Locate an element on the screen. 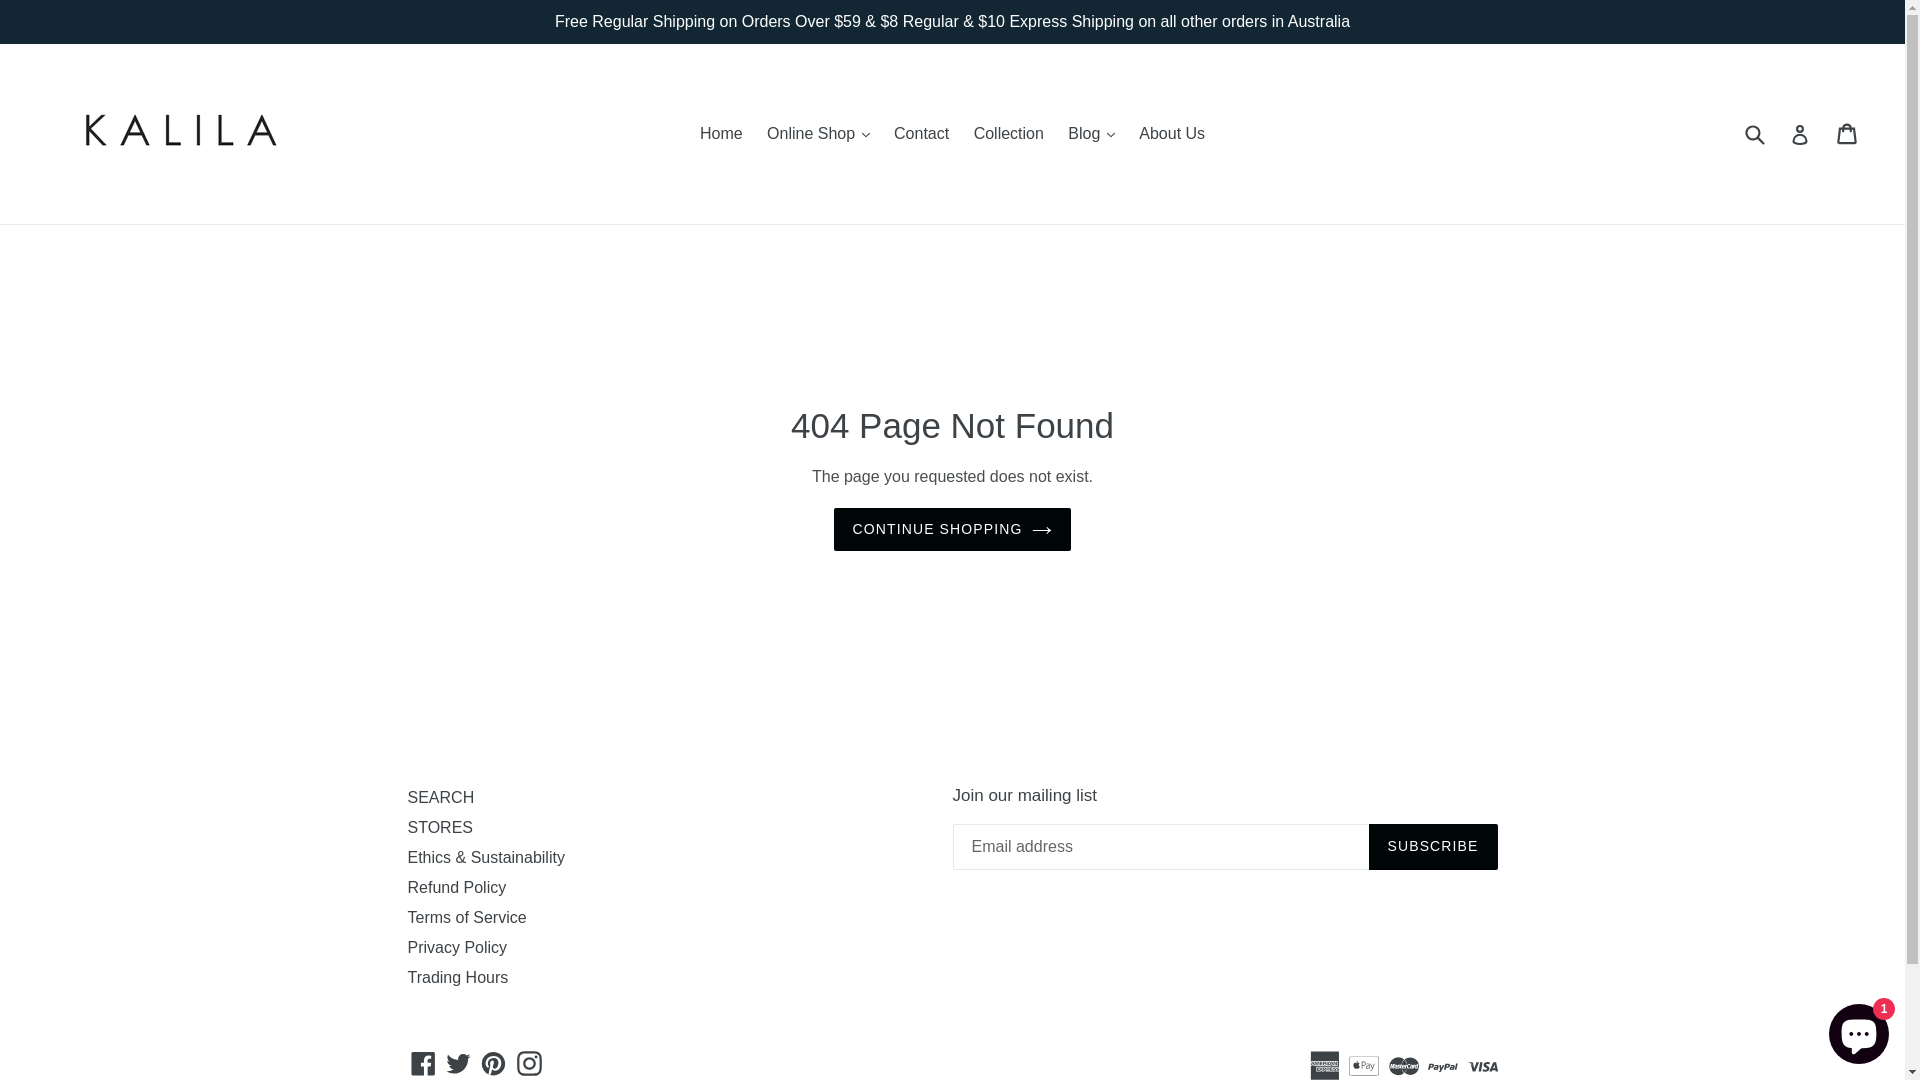 This screenshot has height=1080, width=1920. 'SUBSCRIBE' is located at coordinates (1431, 847).